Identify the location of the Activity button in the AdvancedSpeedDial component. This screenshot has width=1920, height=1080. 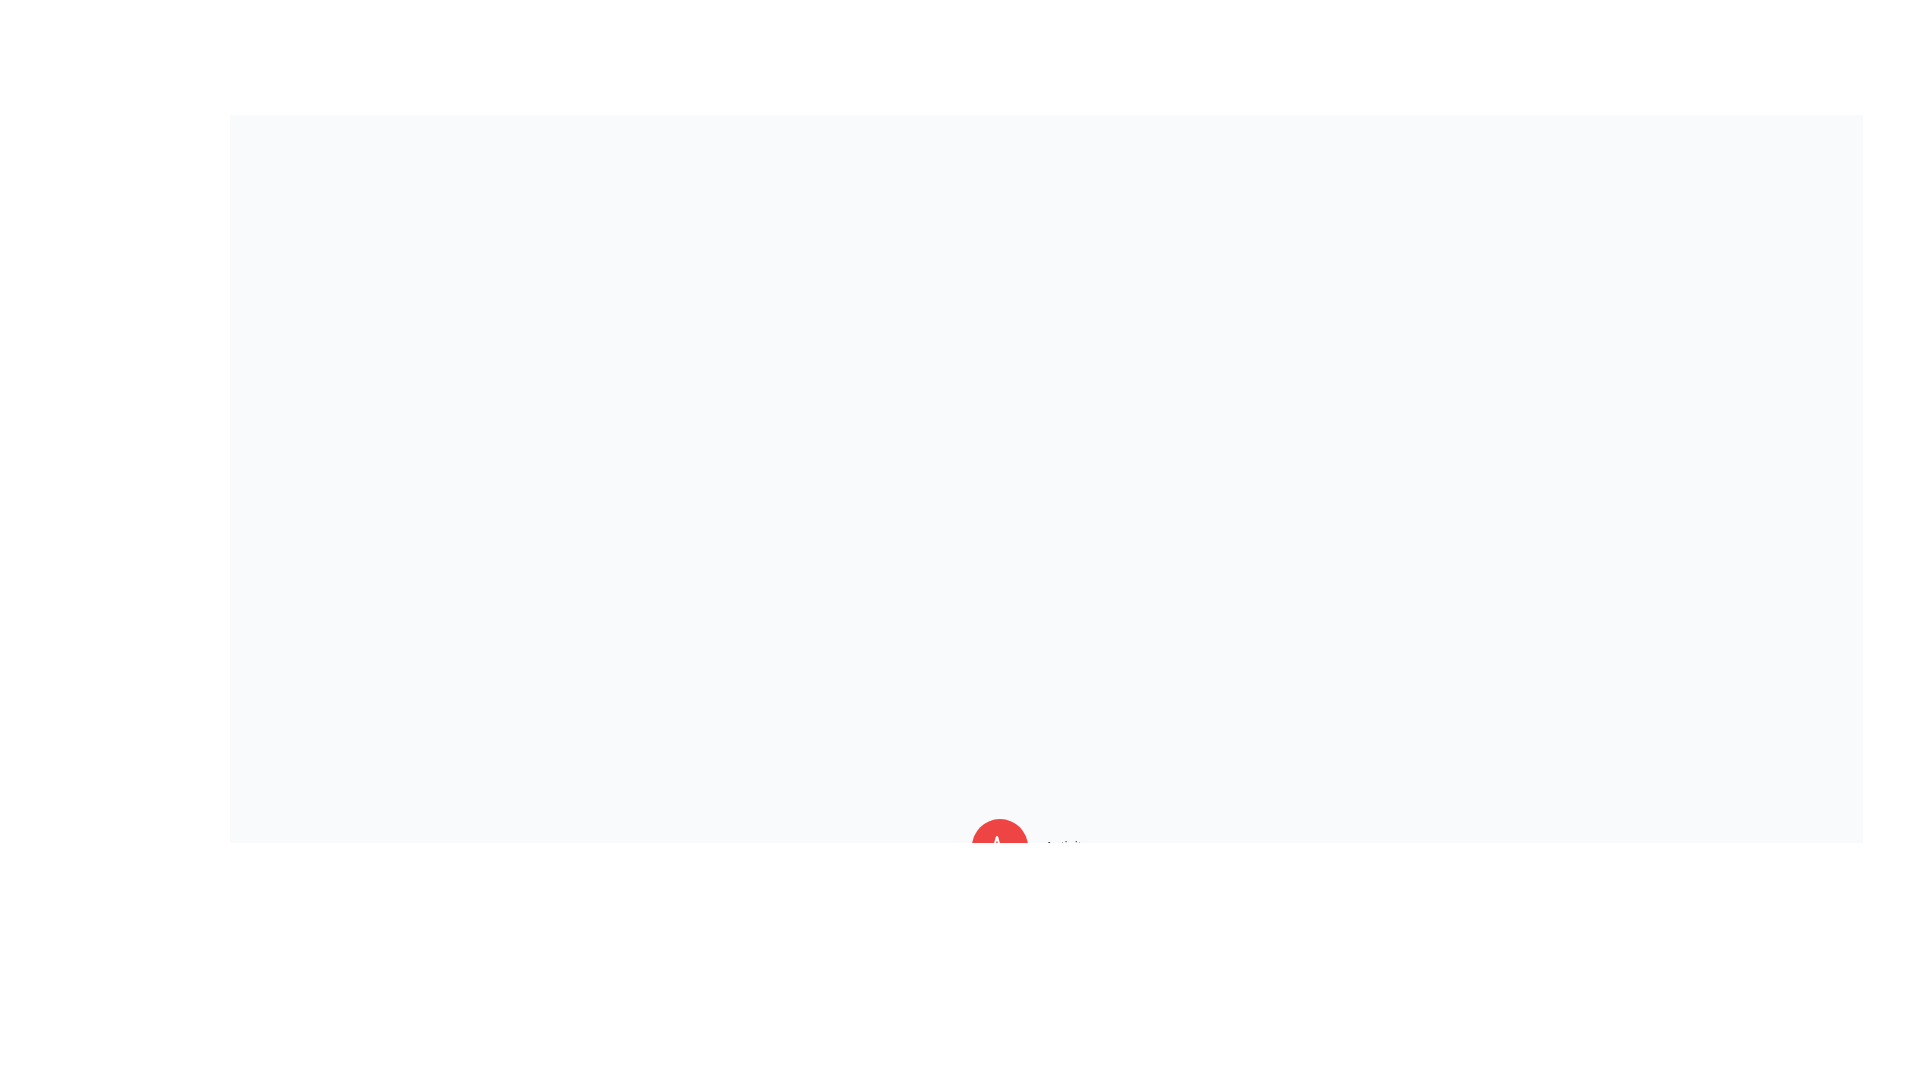
(1000, 847).